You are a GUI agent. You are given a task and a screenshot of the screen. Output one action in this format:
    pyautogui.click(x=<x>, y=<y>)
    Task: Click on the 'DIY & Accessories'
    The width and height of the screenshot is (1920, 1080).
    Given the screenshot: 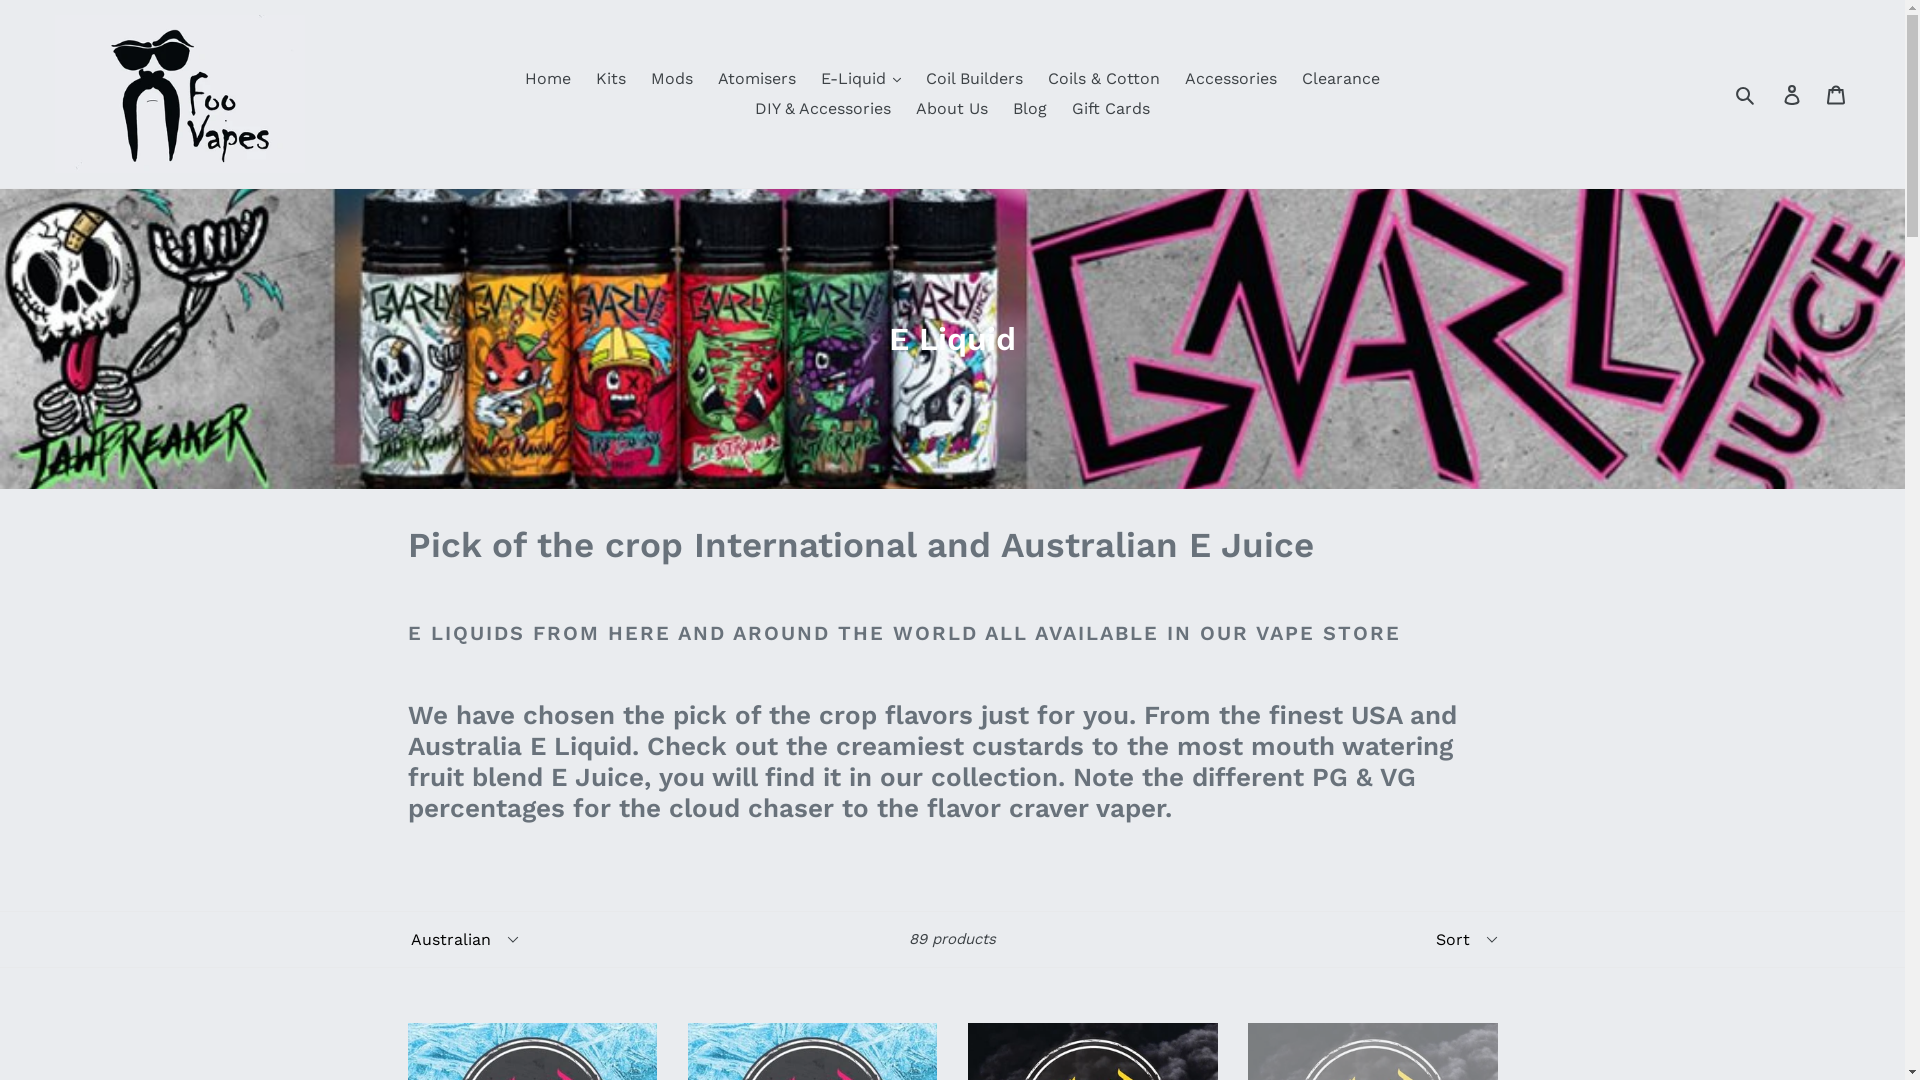 What is the action you would take?
    pyautogui.click(x=743, y=108)
    